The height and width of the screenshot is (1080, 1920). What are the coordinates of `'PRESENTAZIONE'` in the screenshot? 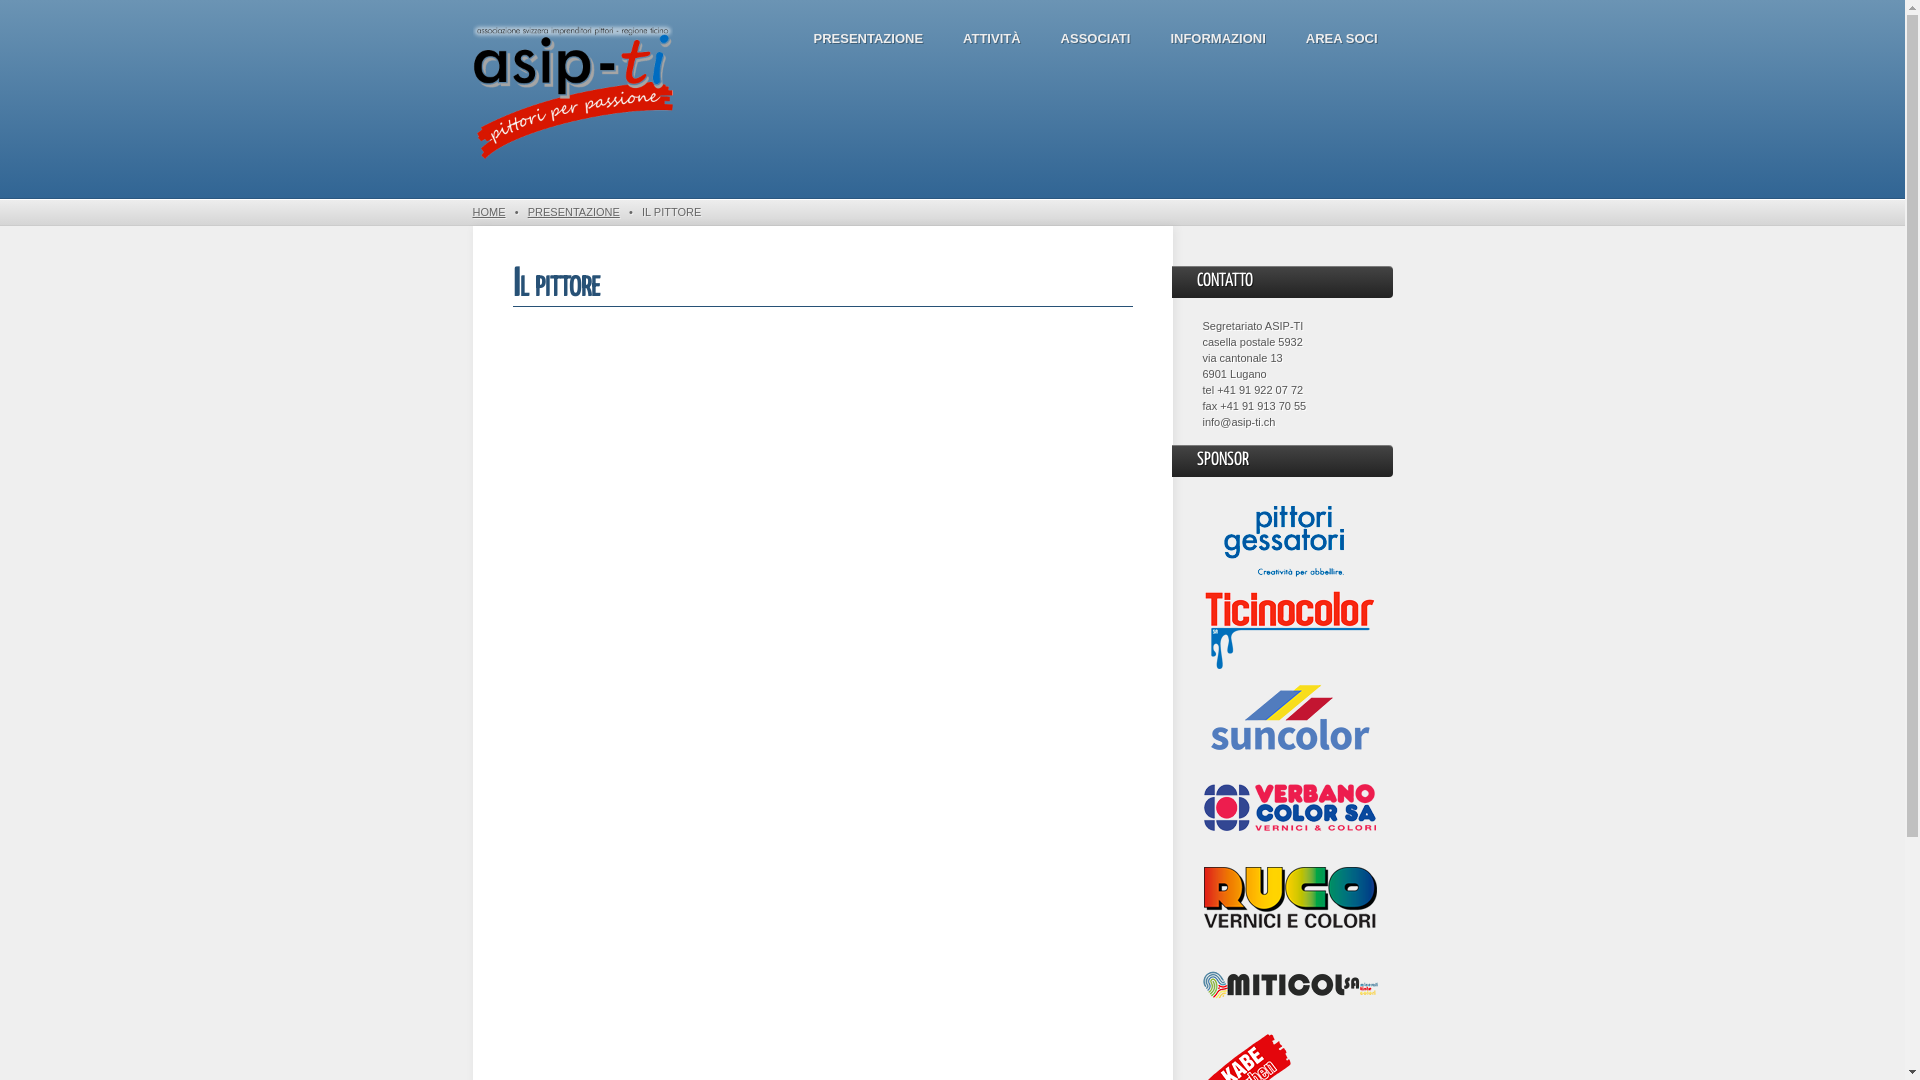 It's located at (573, 212).